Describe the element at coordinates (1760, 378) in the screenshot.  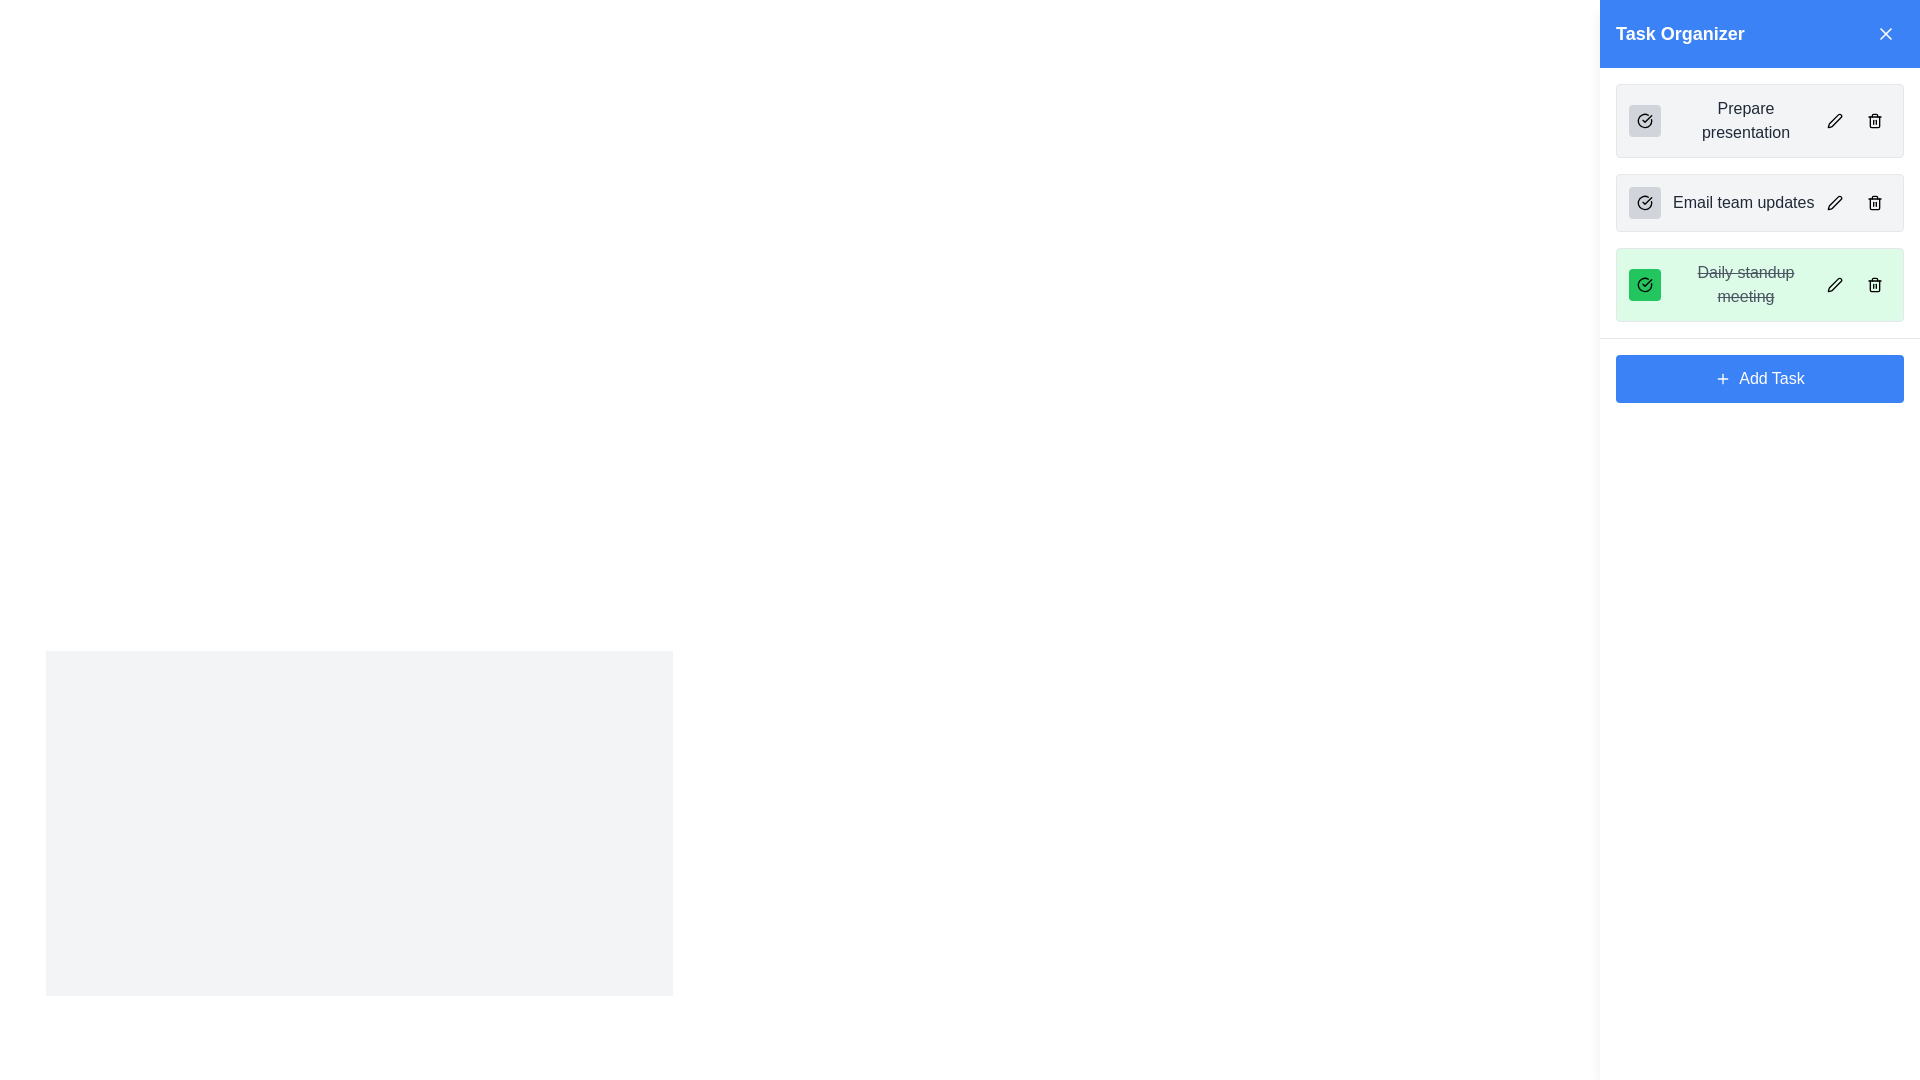
I see `the 'Add Task' button located at the bottom of the task organizer` at that location.